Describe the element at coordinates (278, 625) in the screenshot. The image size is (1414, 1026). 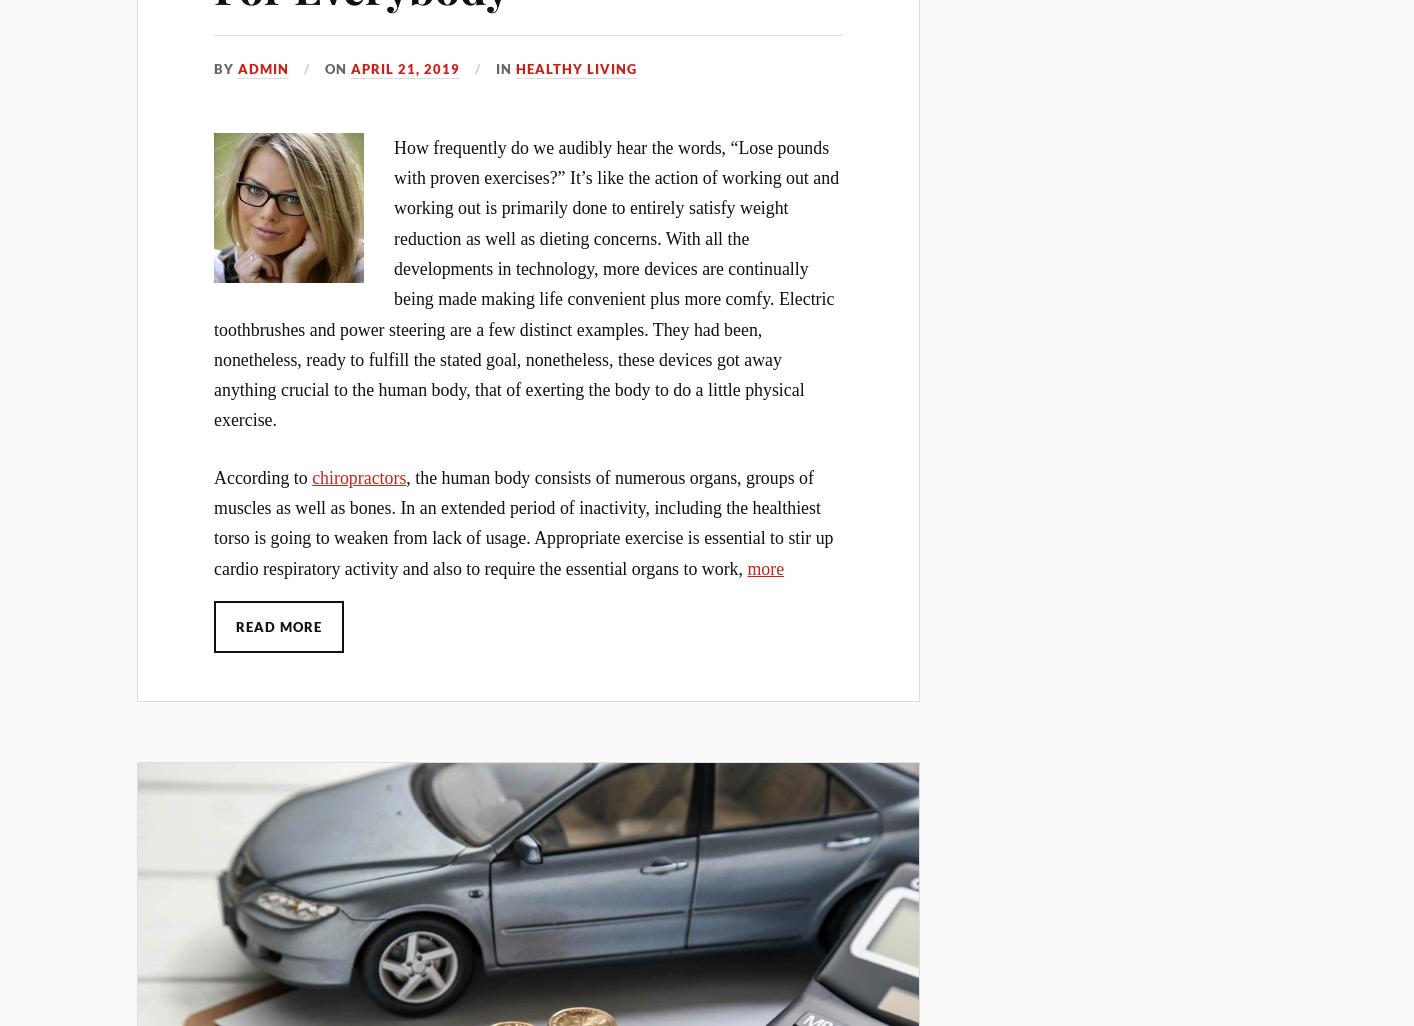
I see `'Read More'` at that location.